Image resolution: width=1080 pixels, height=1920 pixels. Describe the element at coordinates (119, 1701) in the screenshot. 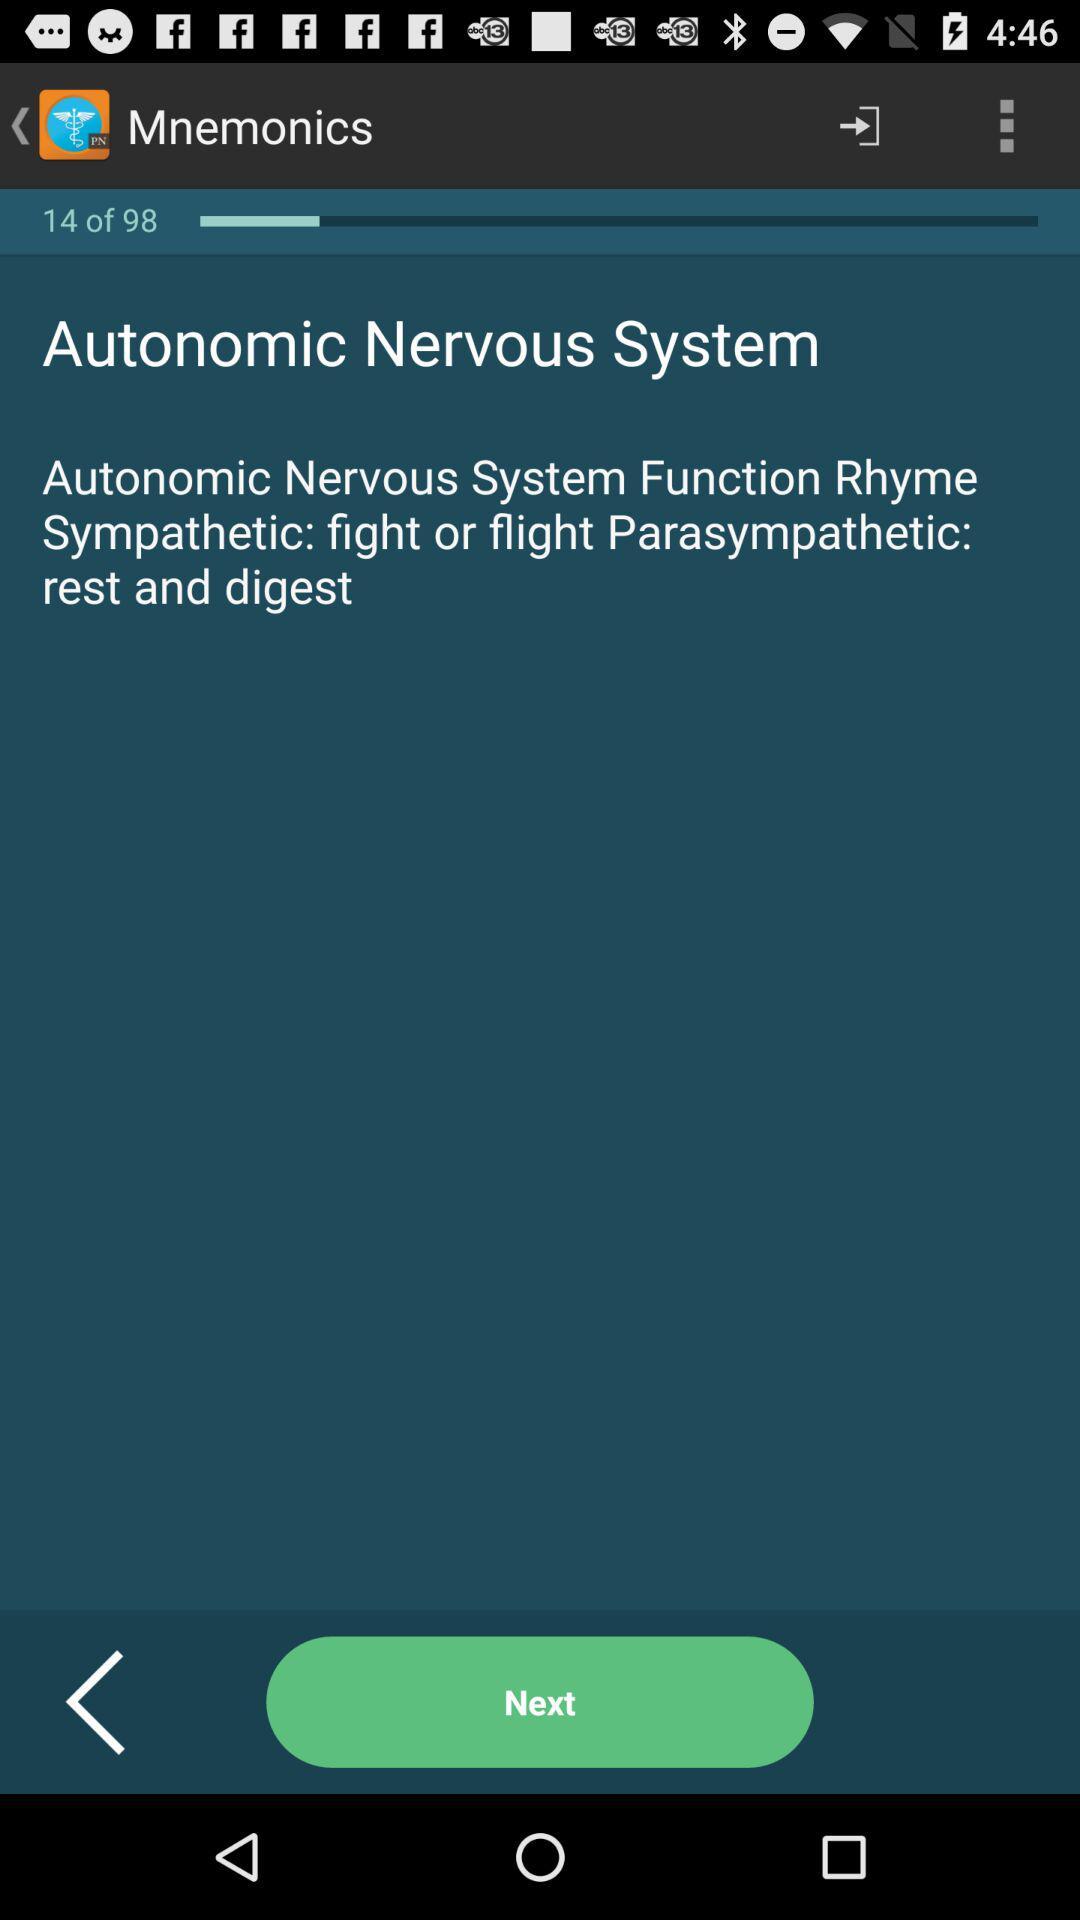

I see `go back` at that location.